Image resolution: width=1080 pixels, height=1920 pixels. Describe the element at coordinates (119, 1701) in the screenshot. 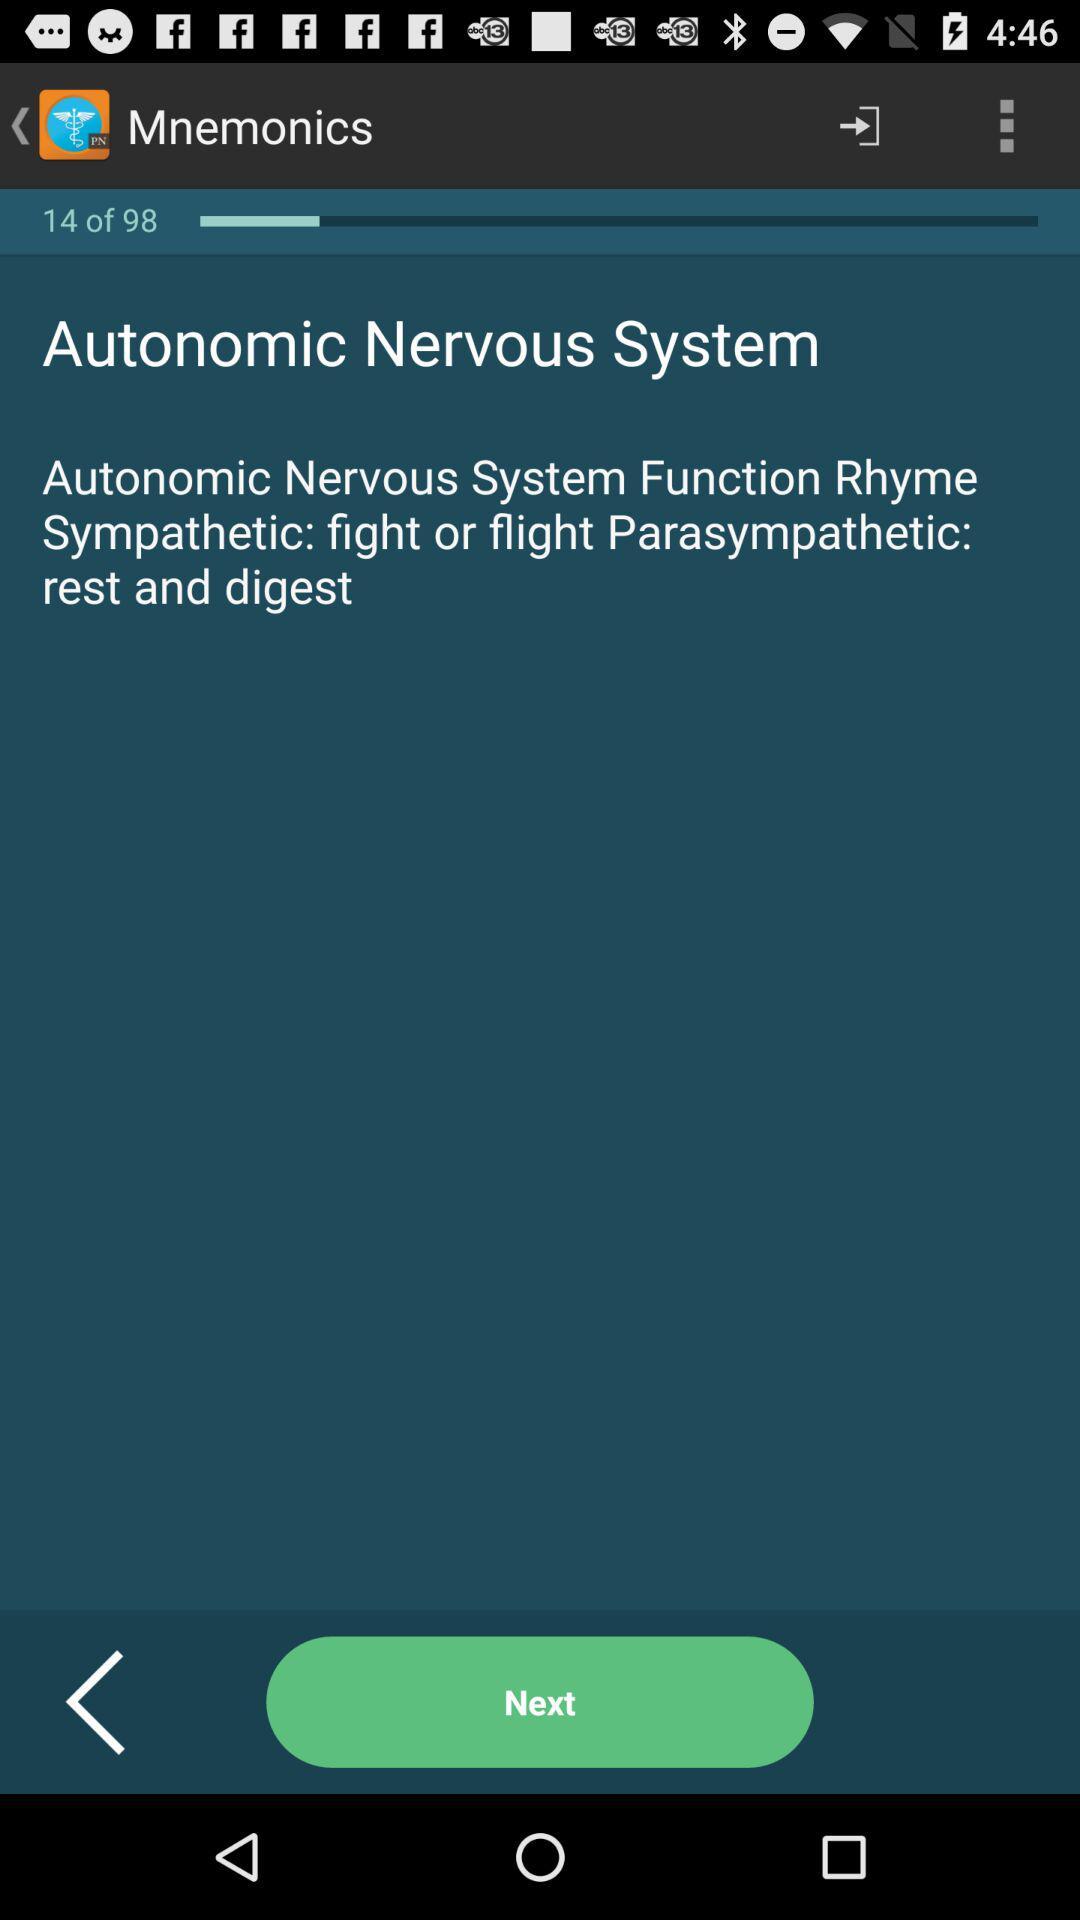

I see `go back` at that location.